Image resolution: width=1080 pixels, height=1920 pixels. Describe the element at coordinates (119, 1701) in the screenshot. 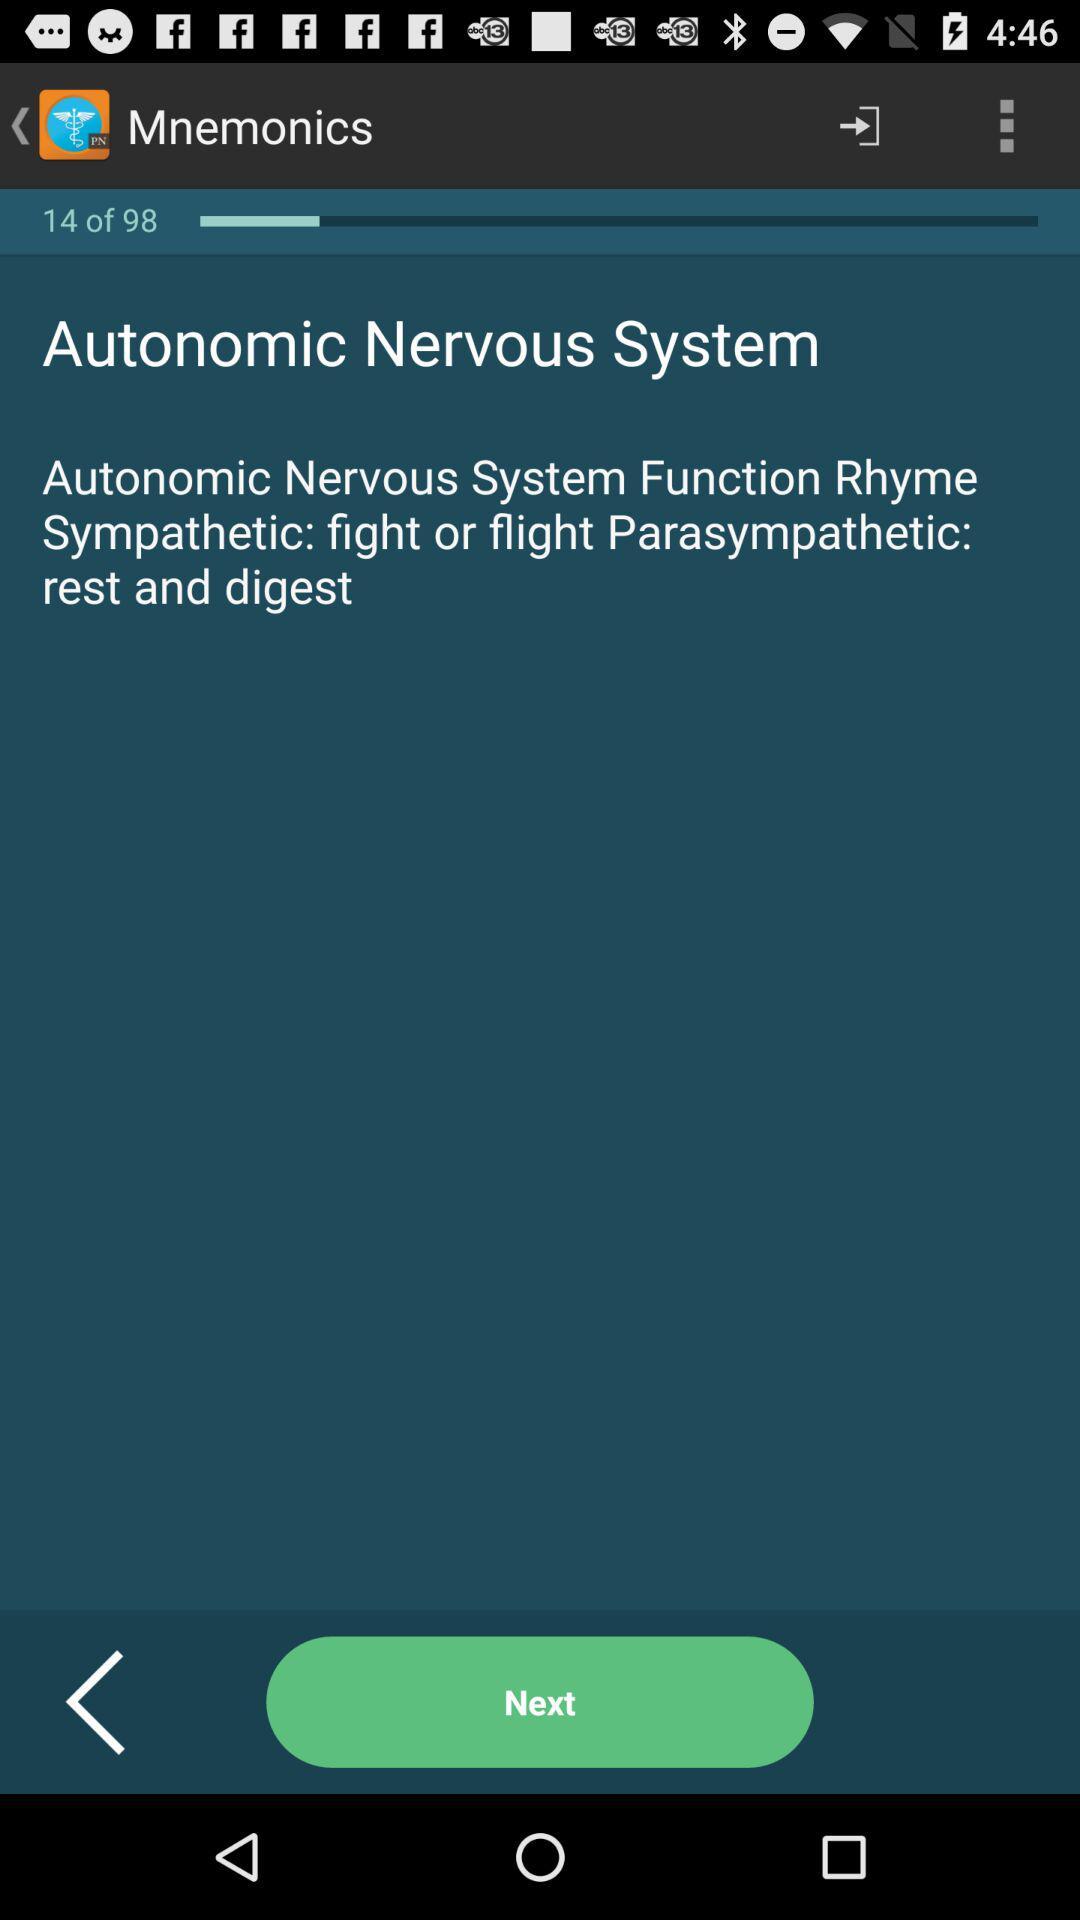

I see `go back` at that location.